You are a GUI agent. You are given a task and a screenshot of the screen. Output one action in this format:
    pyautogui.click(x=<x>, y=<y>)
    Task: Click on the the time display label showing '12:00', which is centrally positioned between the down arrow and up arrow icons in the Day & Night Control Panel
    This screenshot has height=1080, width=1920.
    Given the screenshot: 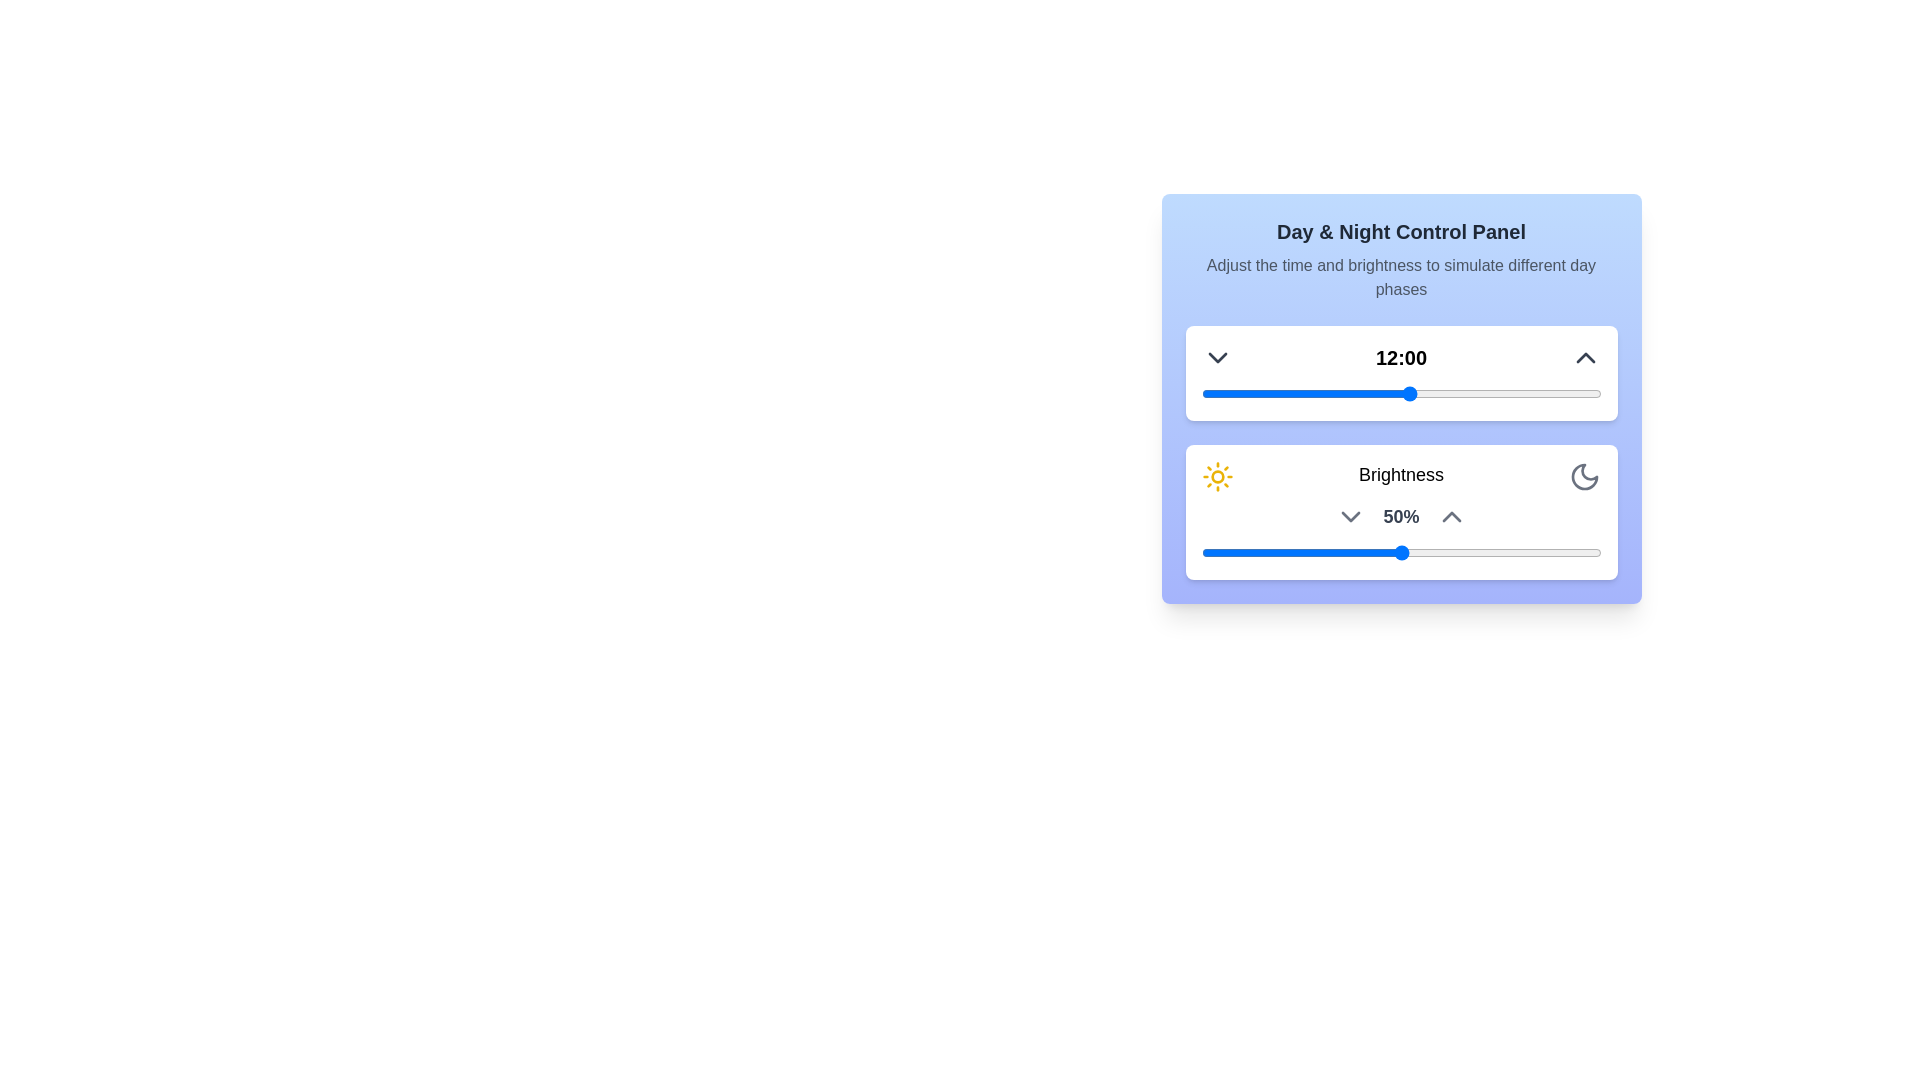 What is the action you would take?
    pyautogui.click(x=1400, y=357)
    